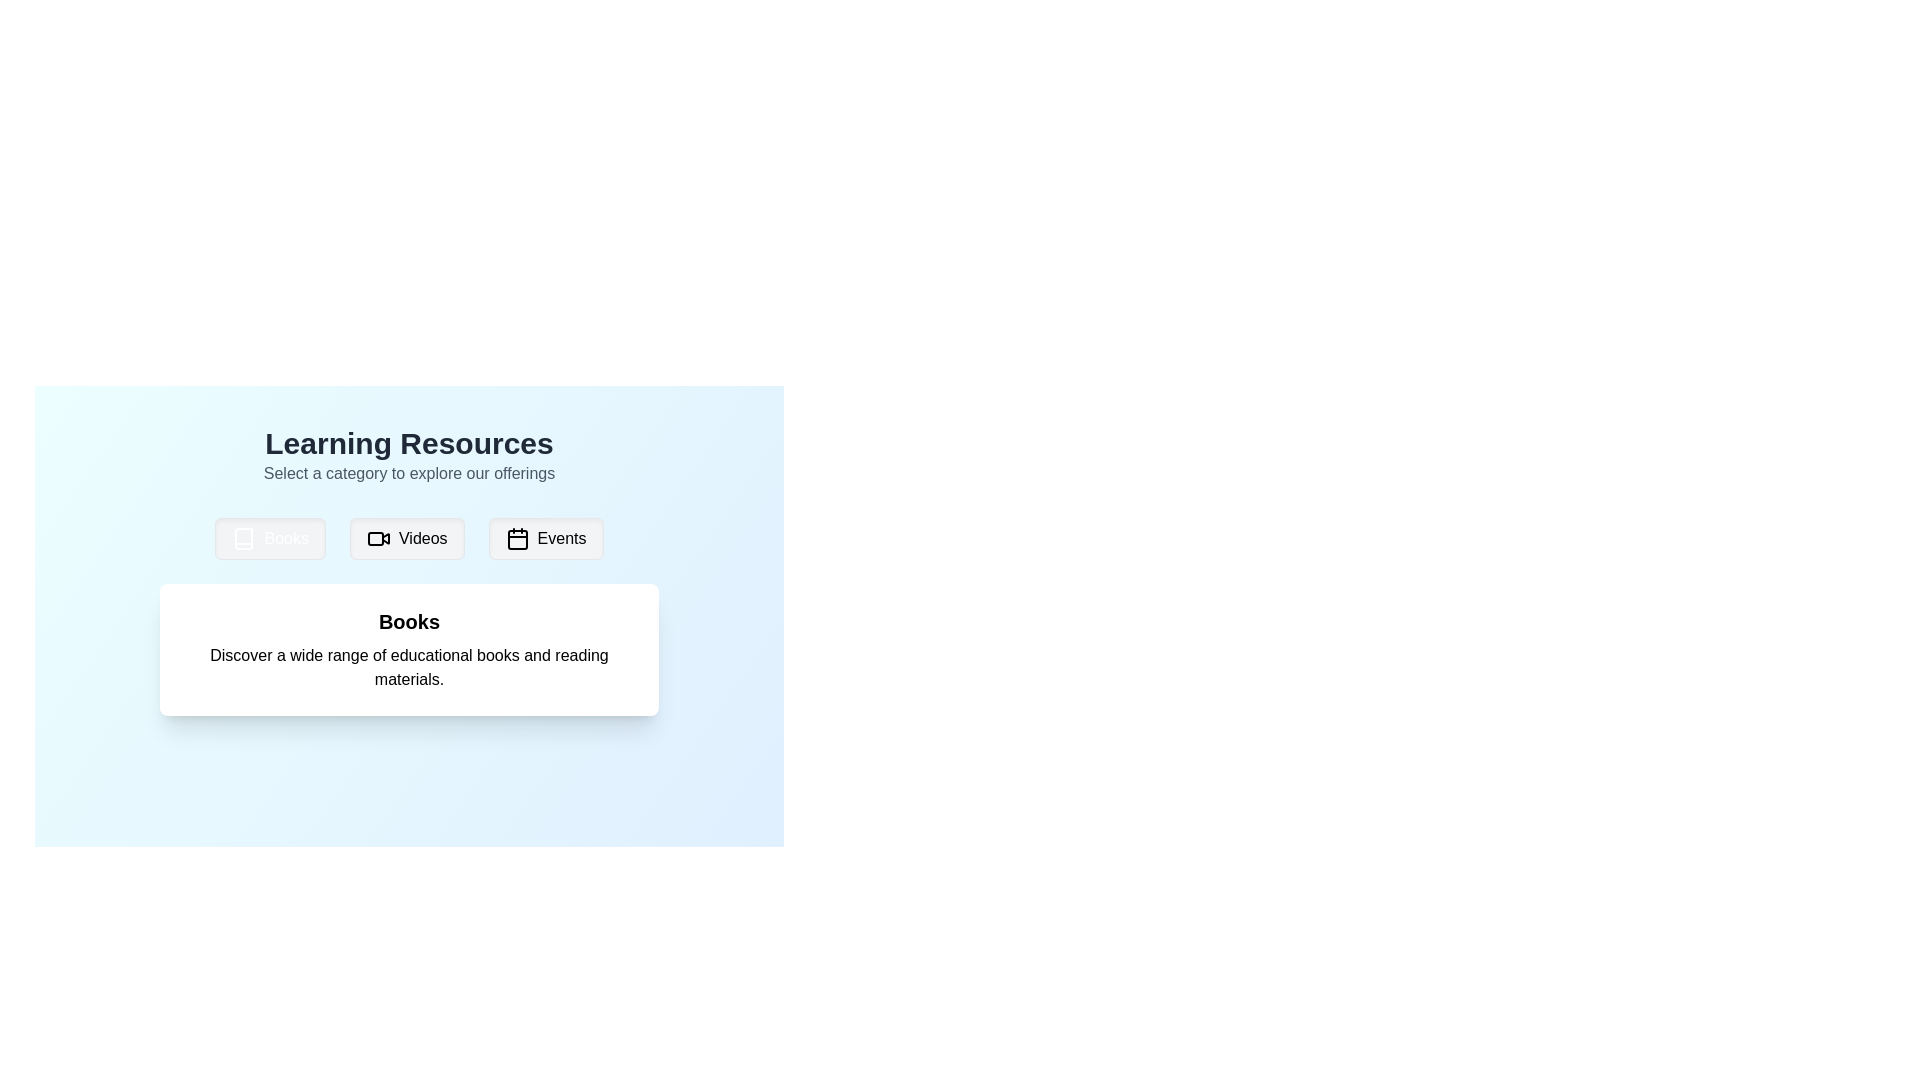 The image size is (1920, 1080). I want to click on the Header section located above the row of buttons labeled 'Books,' 'Videos,' and 'Events.', so click(408, 455).